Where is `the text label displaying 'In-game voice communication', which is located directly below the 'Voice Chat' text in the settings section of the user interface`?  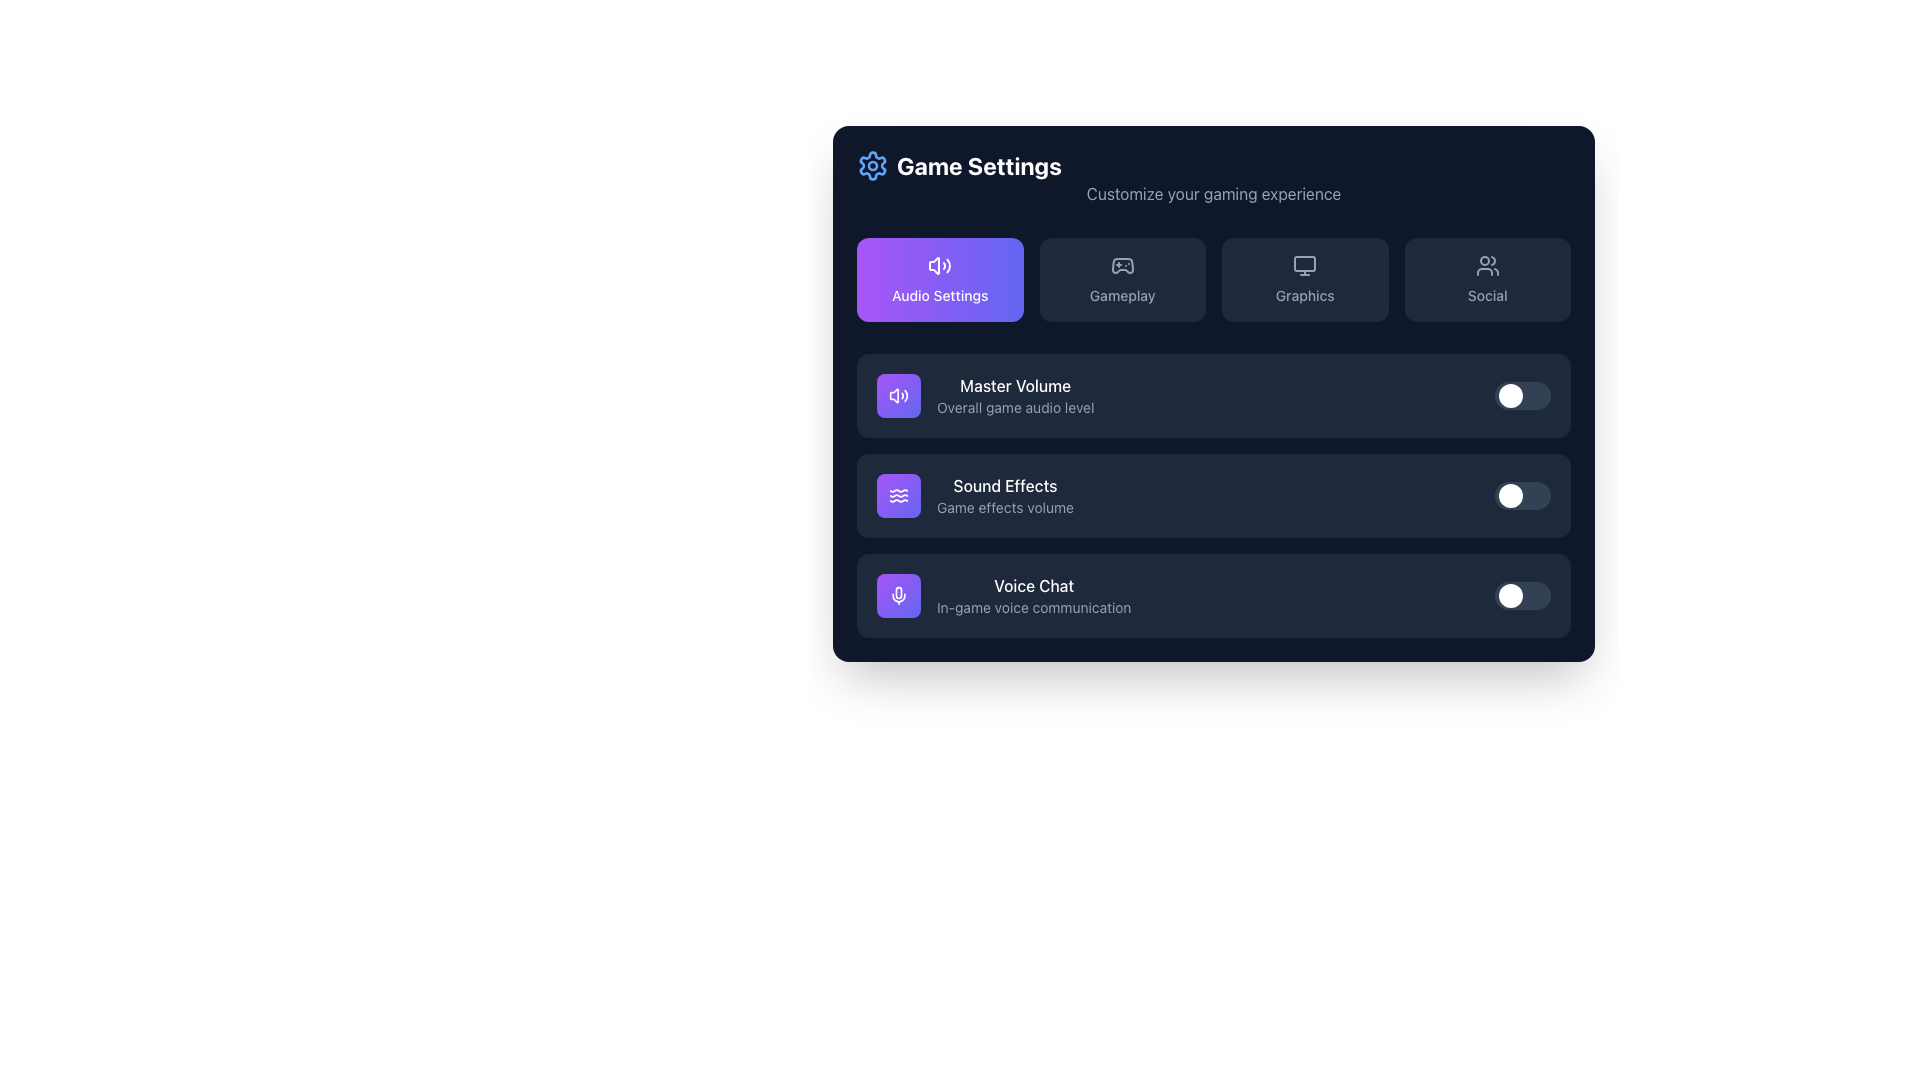
the text label displaying 'In-game voice communication', which is located directly below the 'Voice Chat' text in the settings section of the user interface is located at coordinates (1034, 607).